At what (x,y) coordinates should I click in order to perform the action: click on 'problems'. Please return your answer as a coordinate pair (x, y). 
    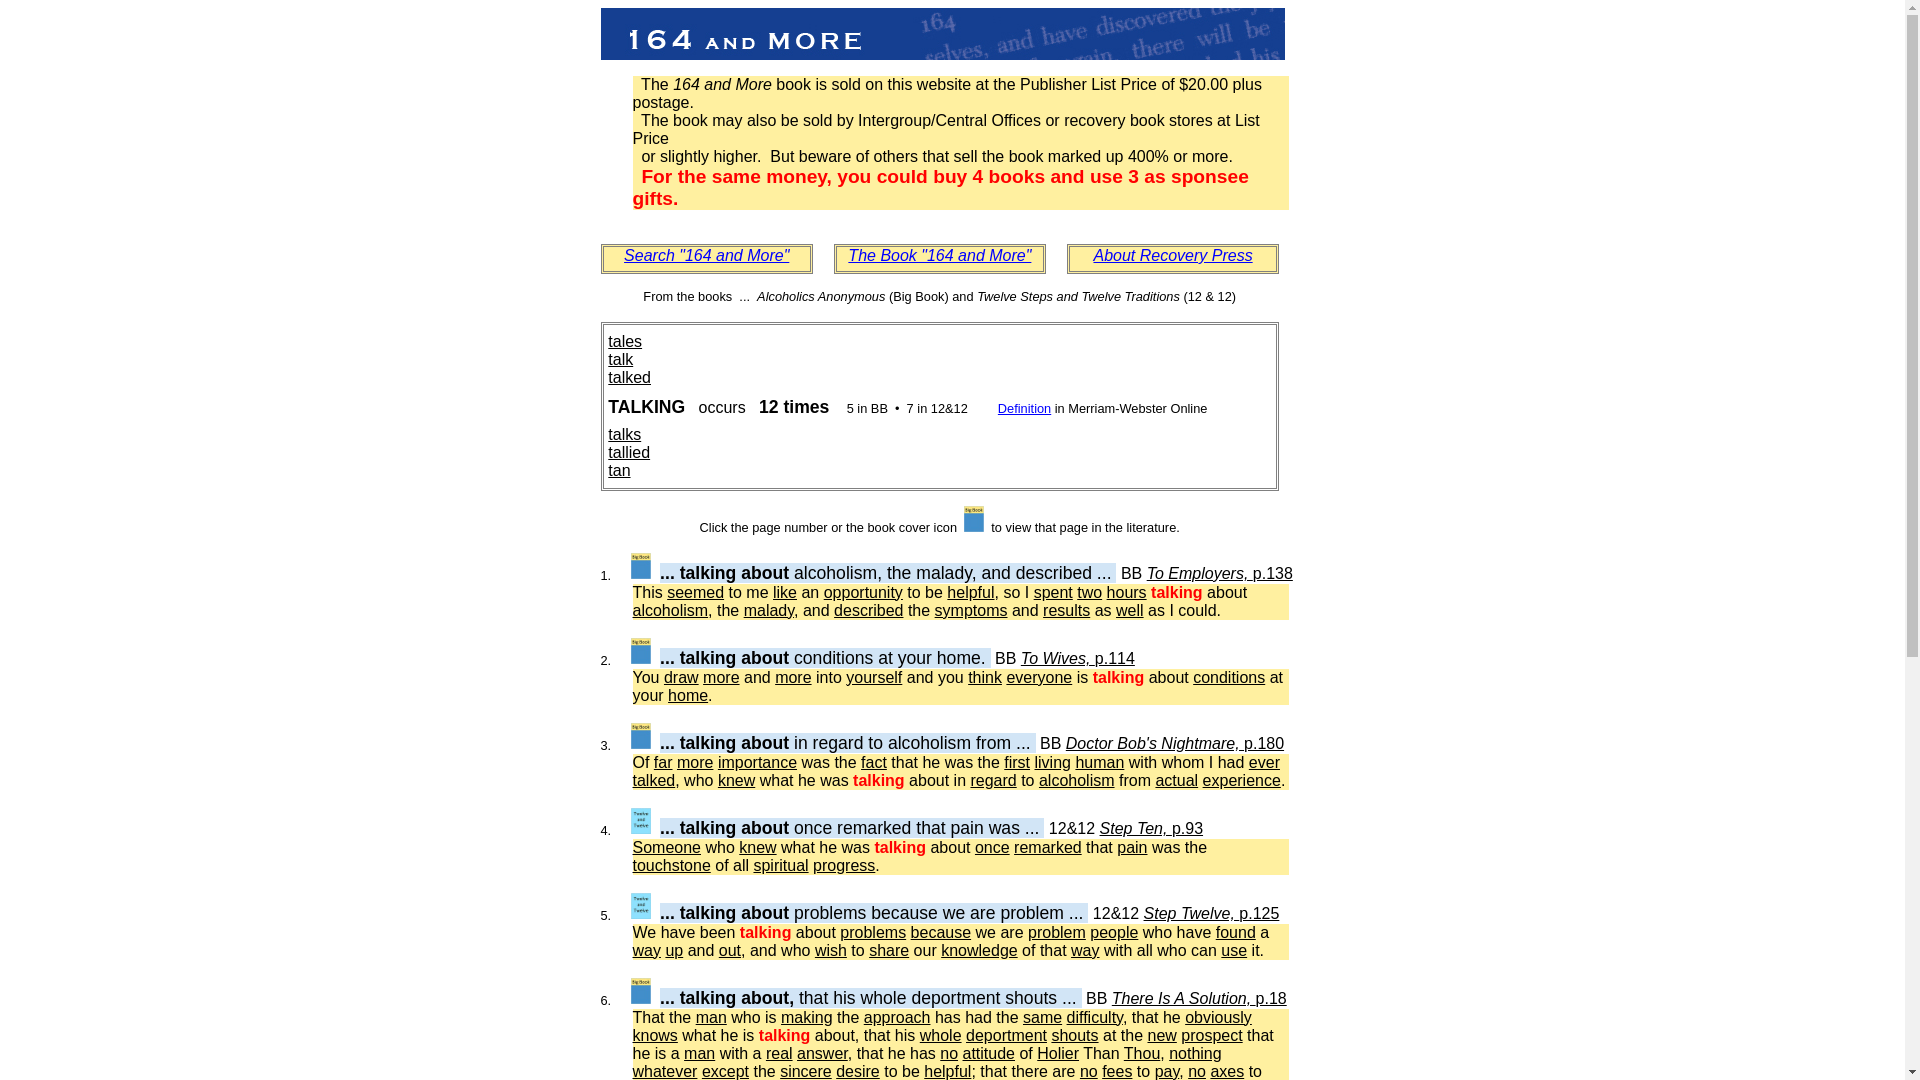
    Looking at the image, I should click on (873, 932).